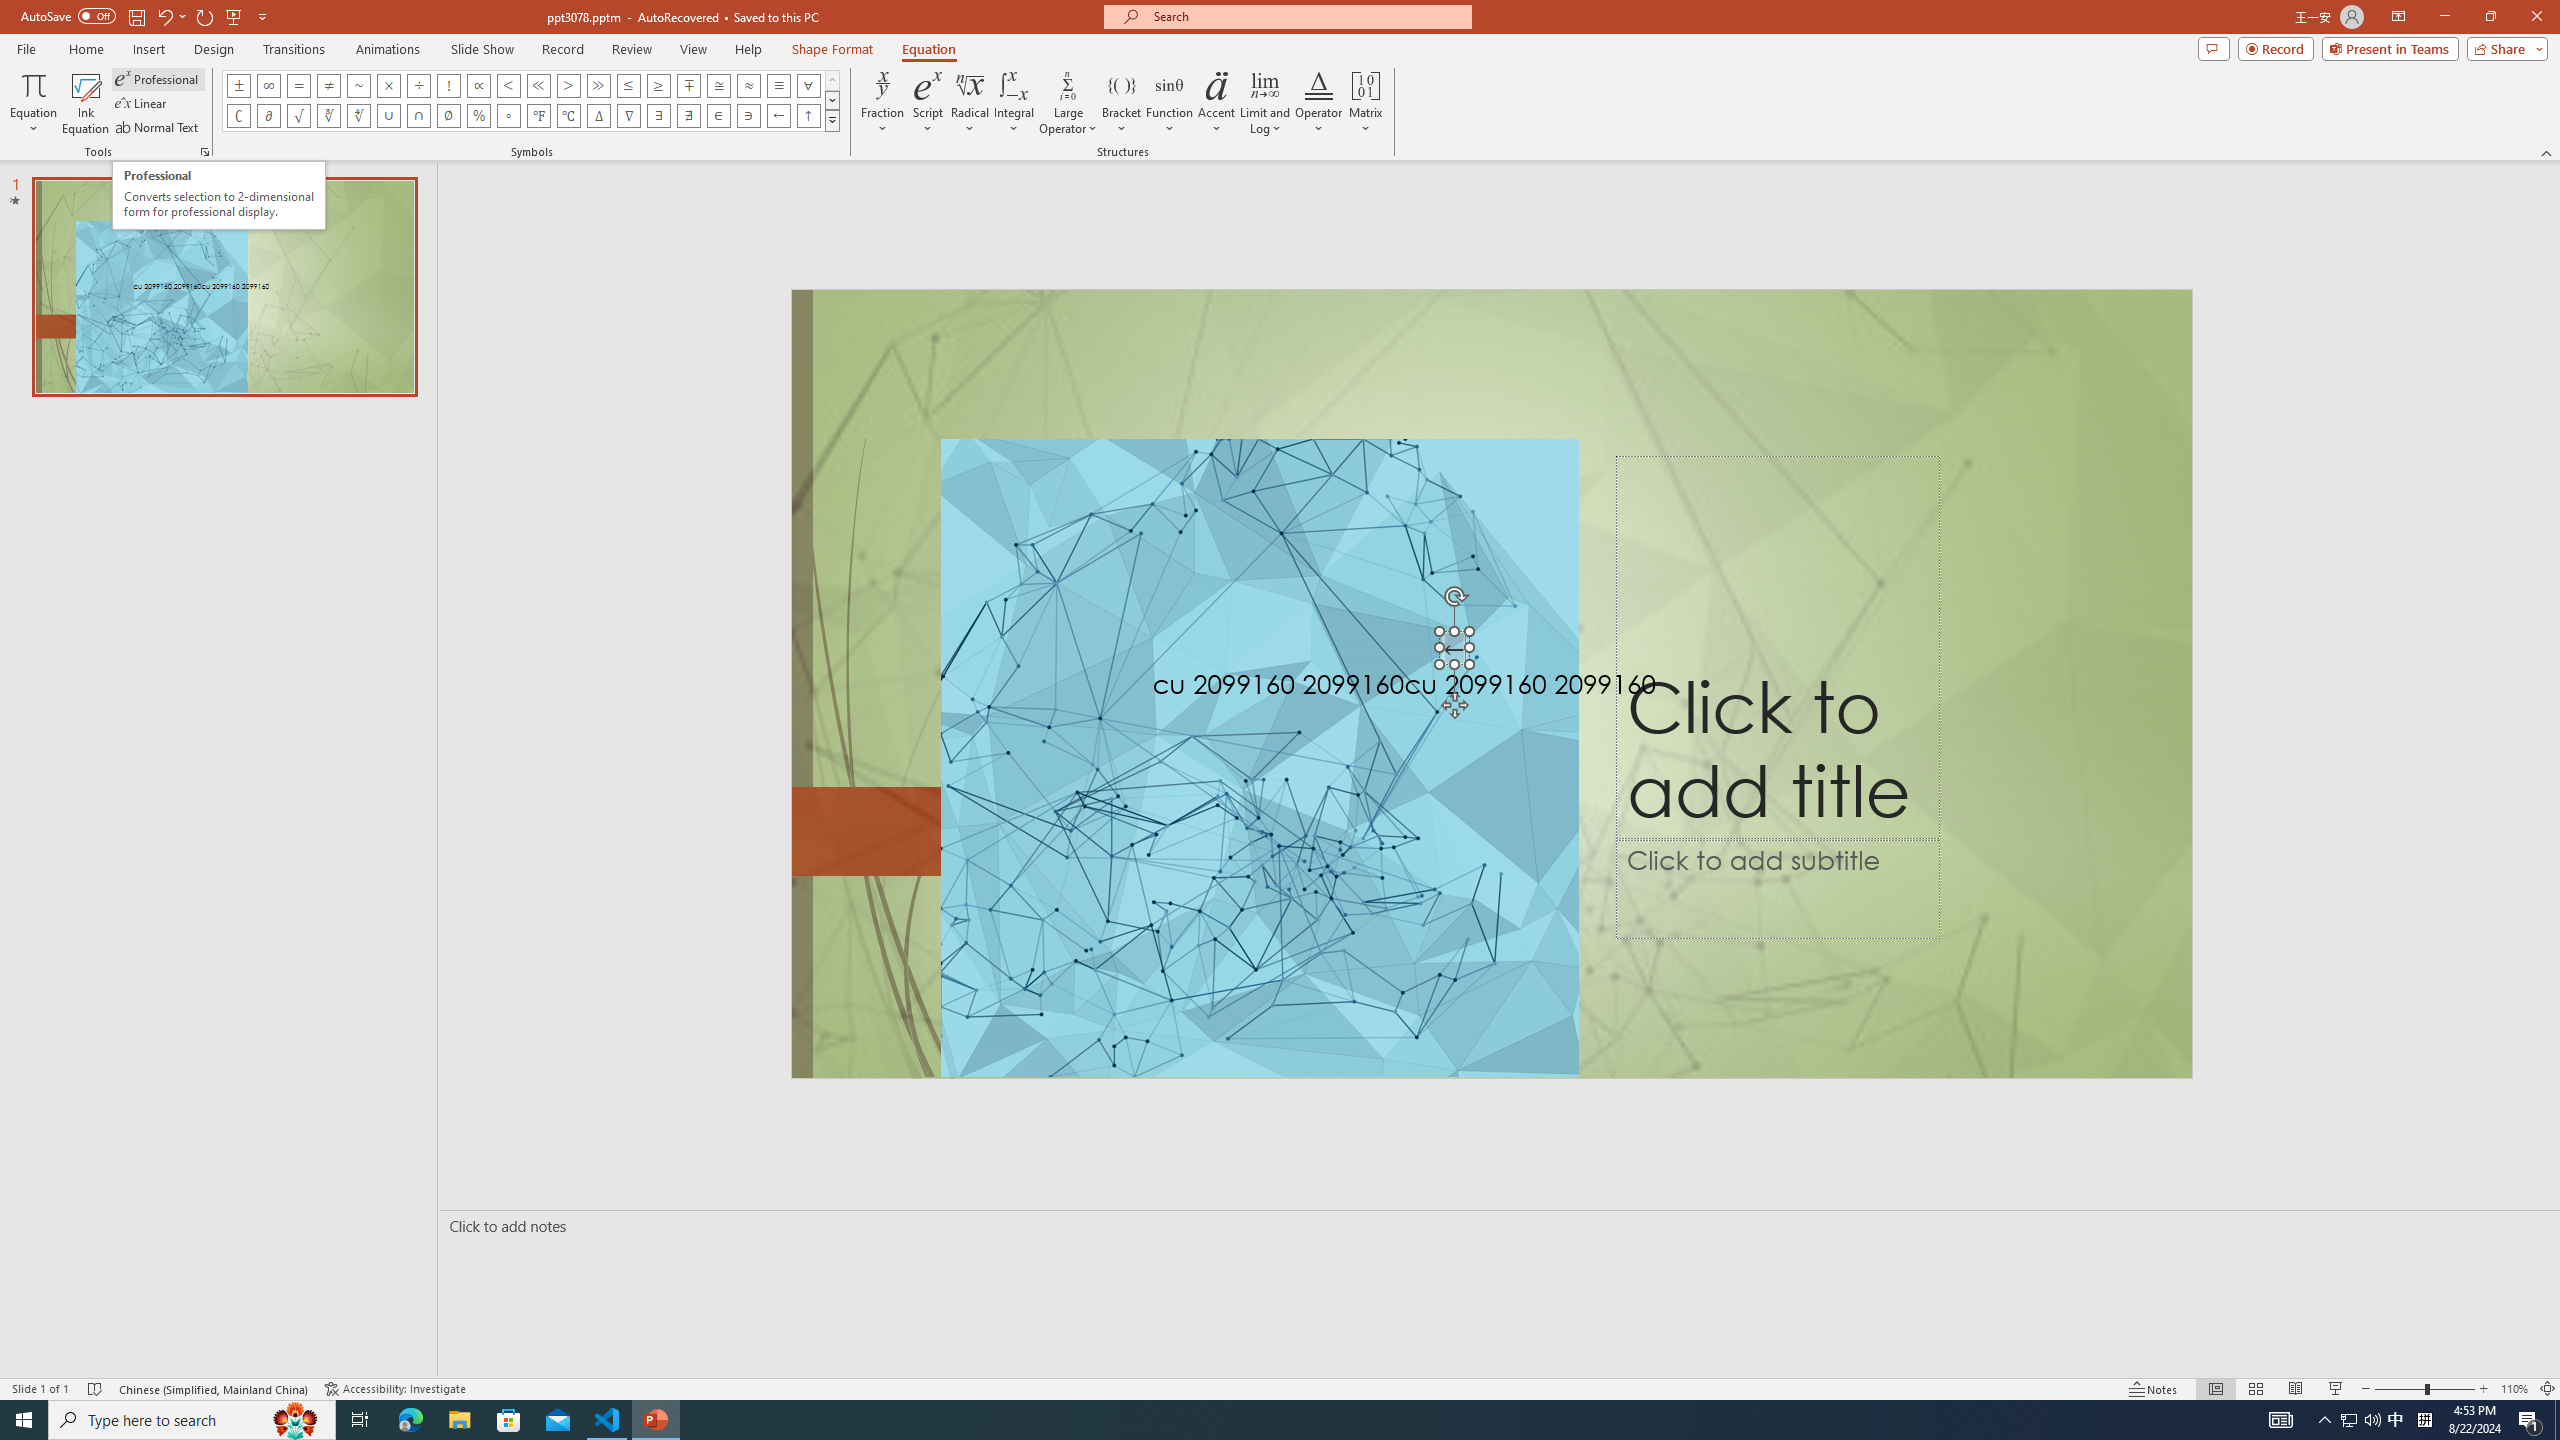 Image resolution: width=2560 pixels, height=1440 pixels. Describe the element at coordinates (268, 114) in the screenshot. I see `'Equation Symbol Partial Differential'` at that location.